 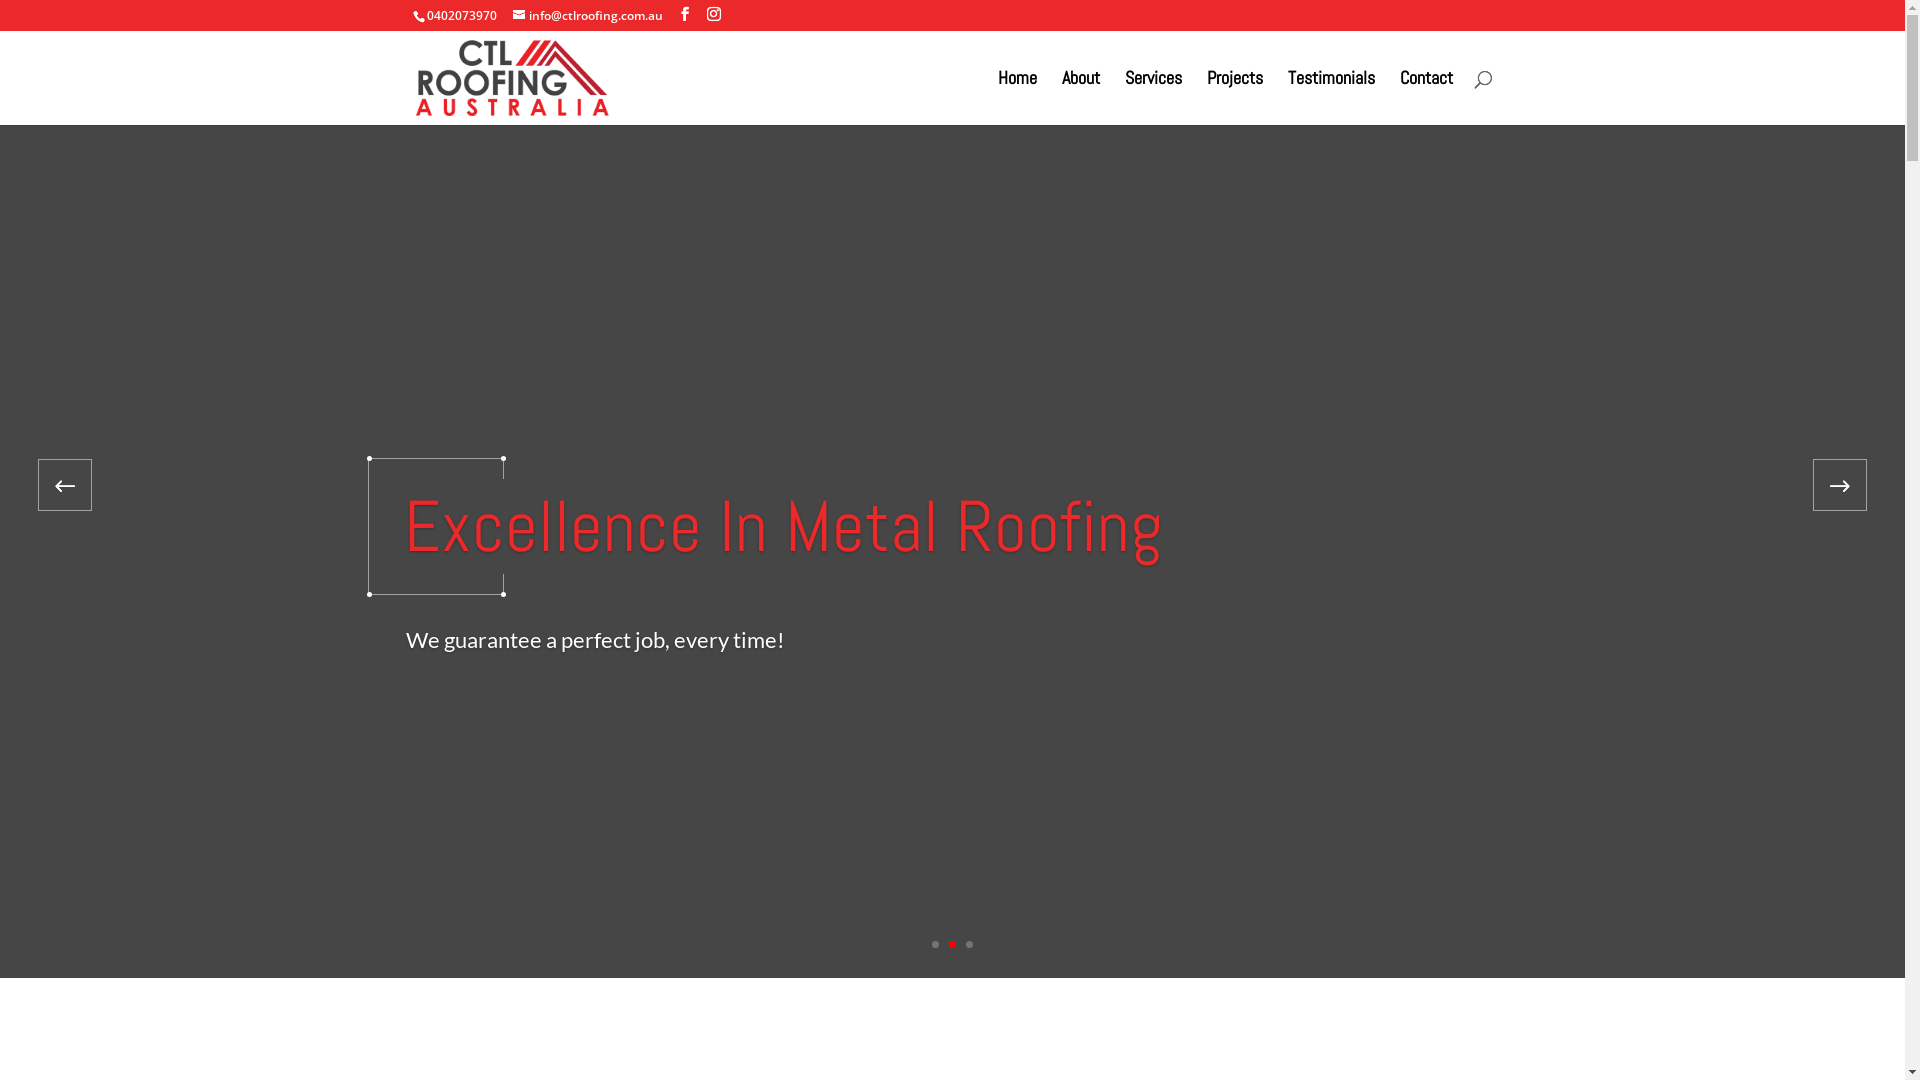 I want to click on 'Services', so click(x=1152, y=97).